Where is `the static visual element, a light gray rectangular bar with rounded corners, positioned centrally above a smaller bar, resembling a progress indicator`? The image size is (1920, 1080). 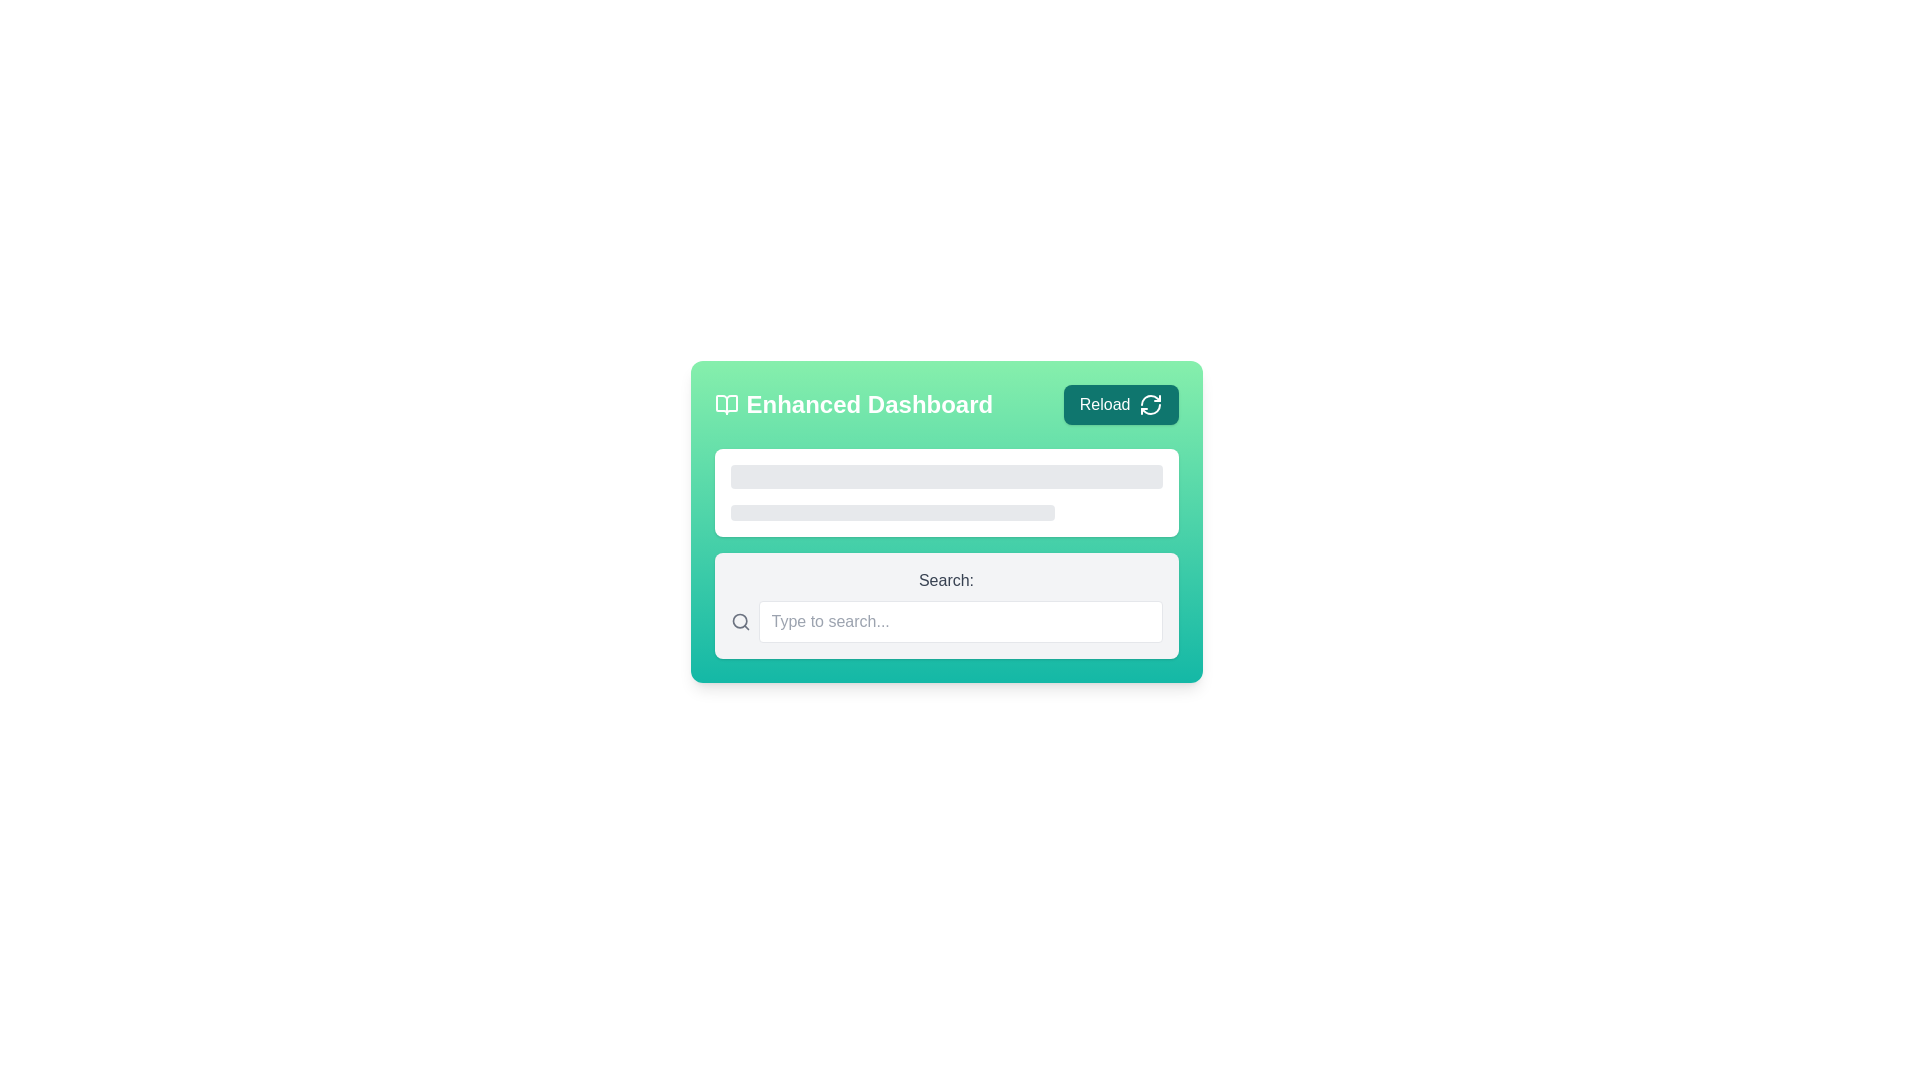
the static visual element, a light gray rectangular bar with rounded corners, positioned centrally above a smaller bar, resembling a progress indicator is located at coordinates (945, 477).